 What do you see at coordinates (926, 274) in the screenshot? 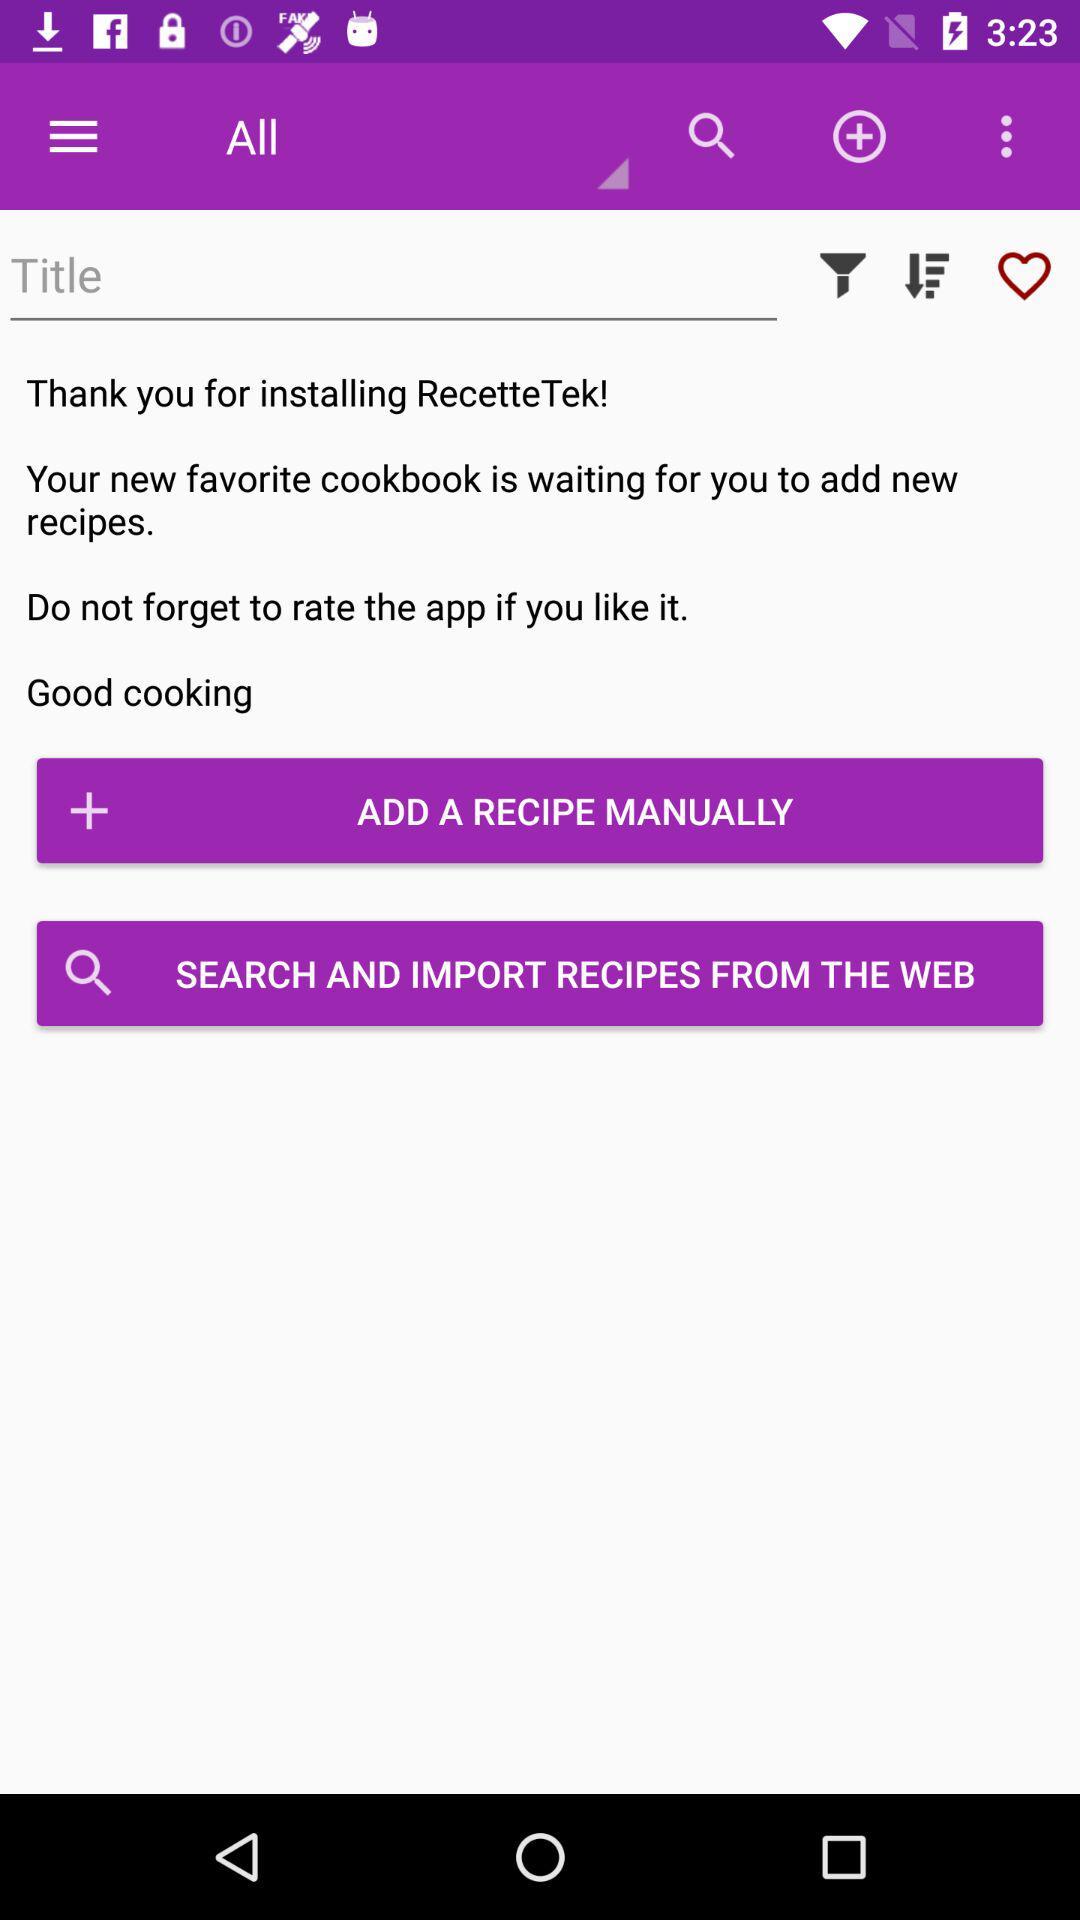
I see `recipe list` at bounding box center [926, 274].